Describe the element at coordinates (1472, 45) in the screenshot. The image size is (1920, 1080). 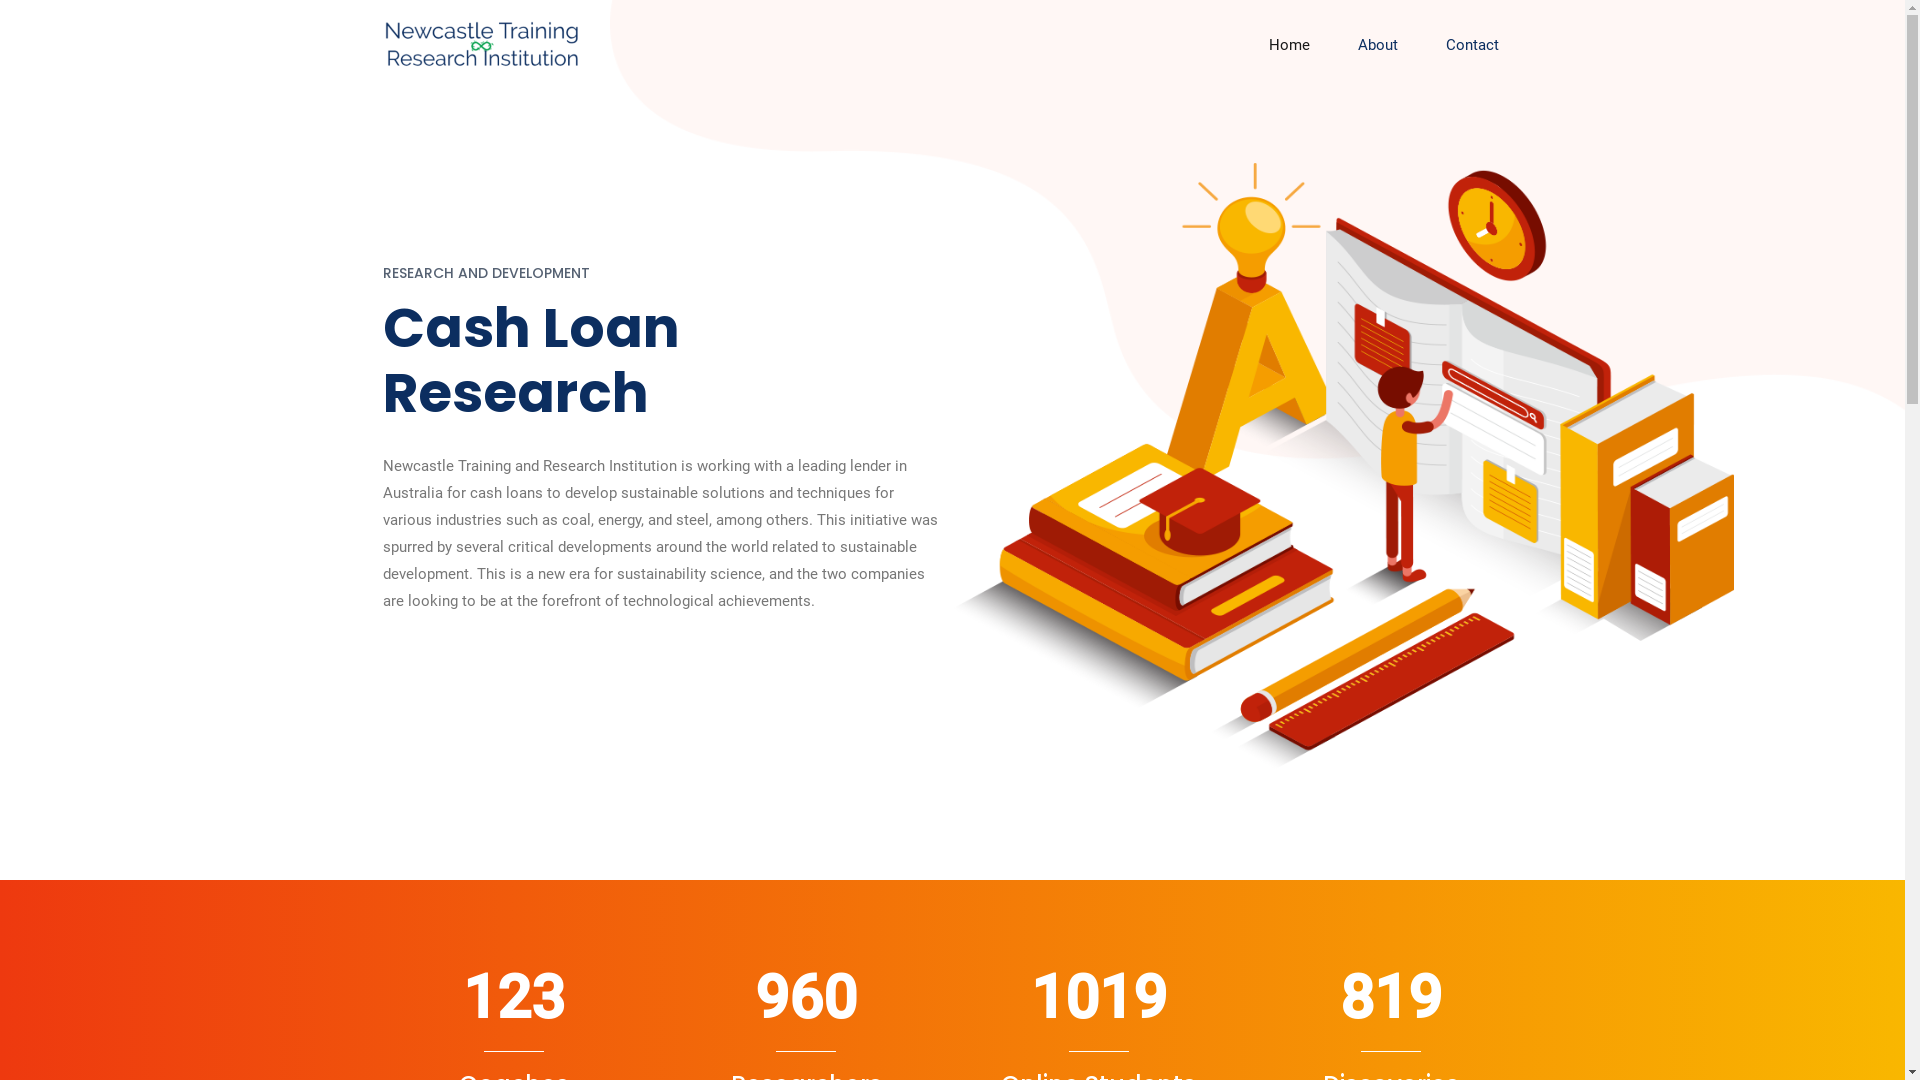
I see `'Contact'` at that location.